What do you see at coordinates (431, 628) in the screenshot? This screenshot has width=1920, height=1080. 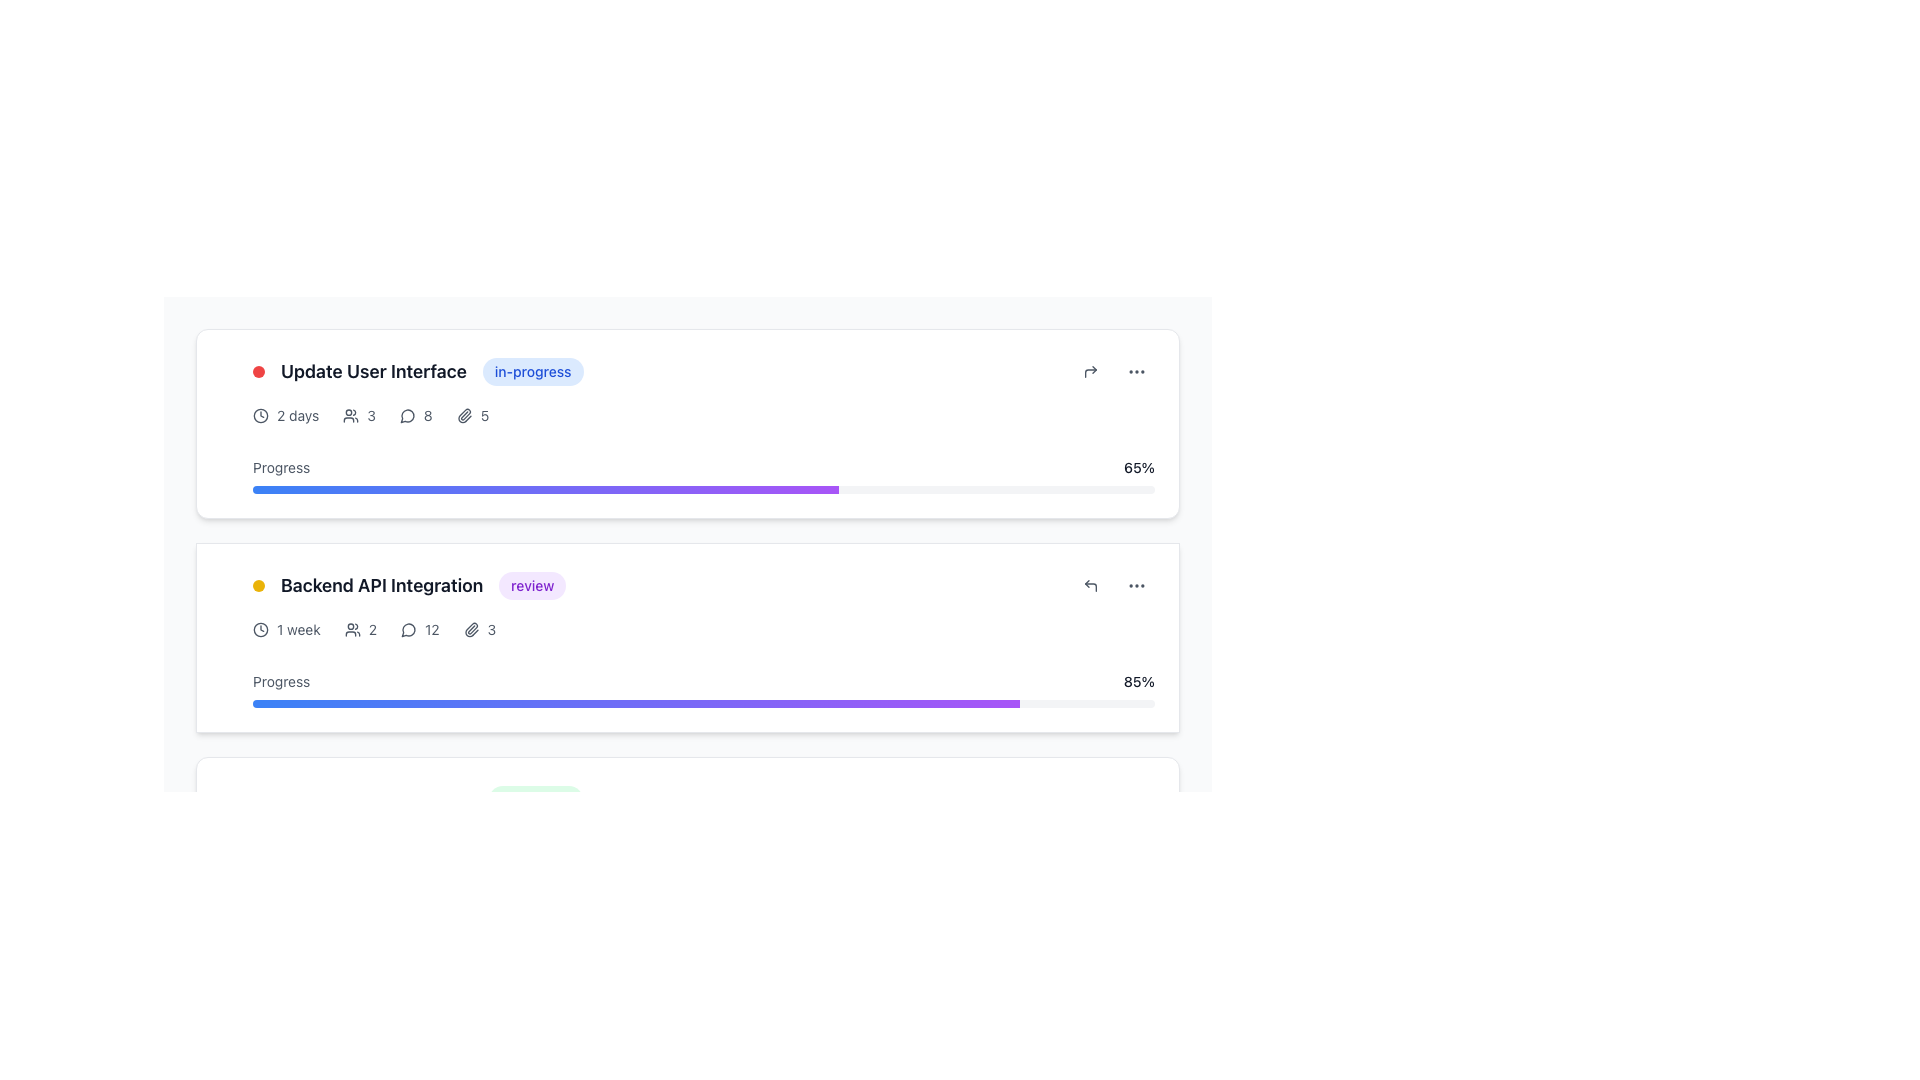 I see `the static text indicating the numerical count of comments or messages located in the bottom-left area of the 'Backend API Integration' card, next to the comment bubble icon` at bounding box center [431, 628].